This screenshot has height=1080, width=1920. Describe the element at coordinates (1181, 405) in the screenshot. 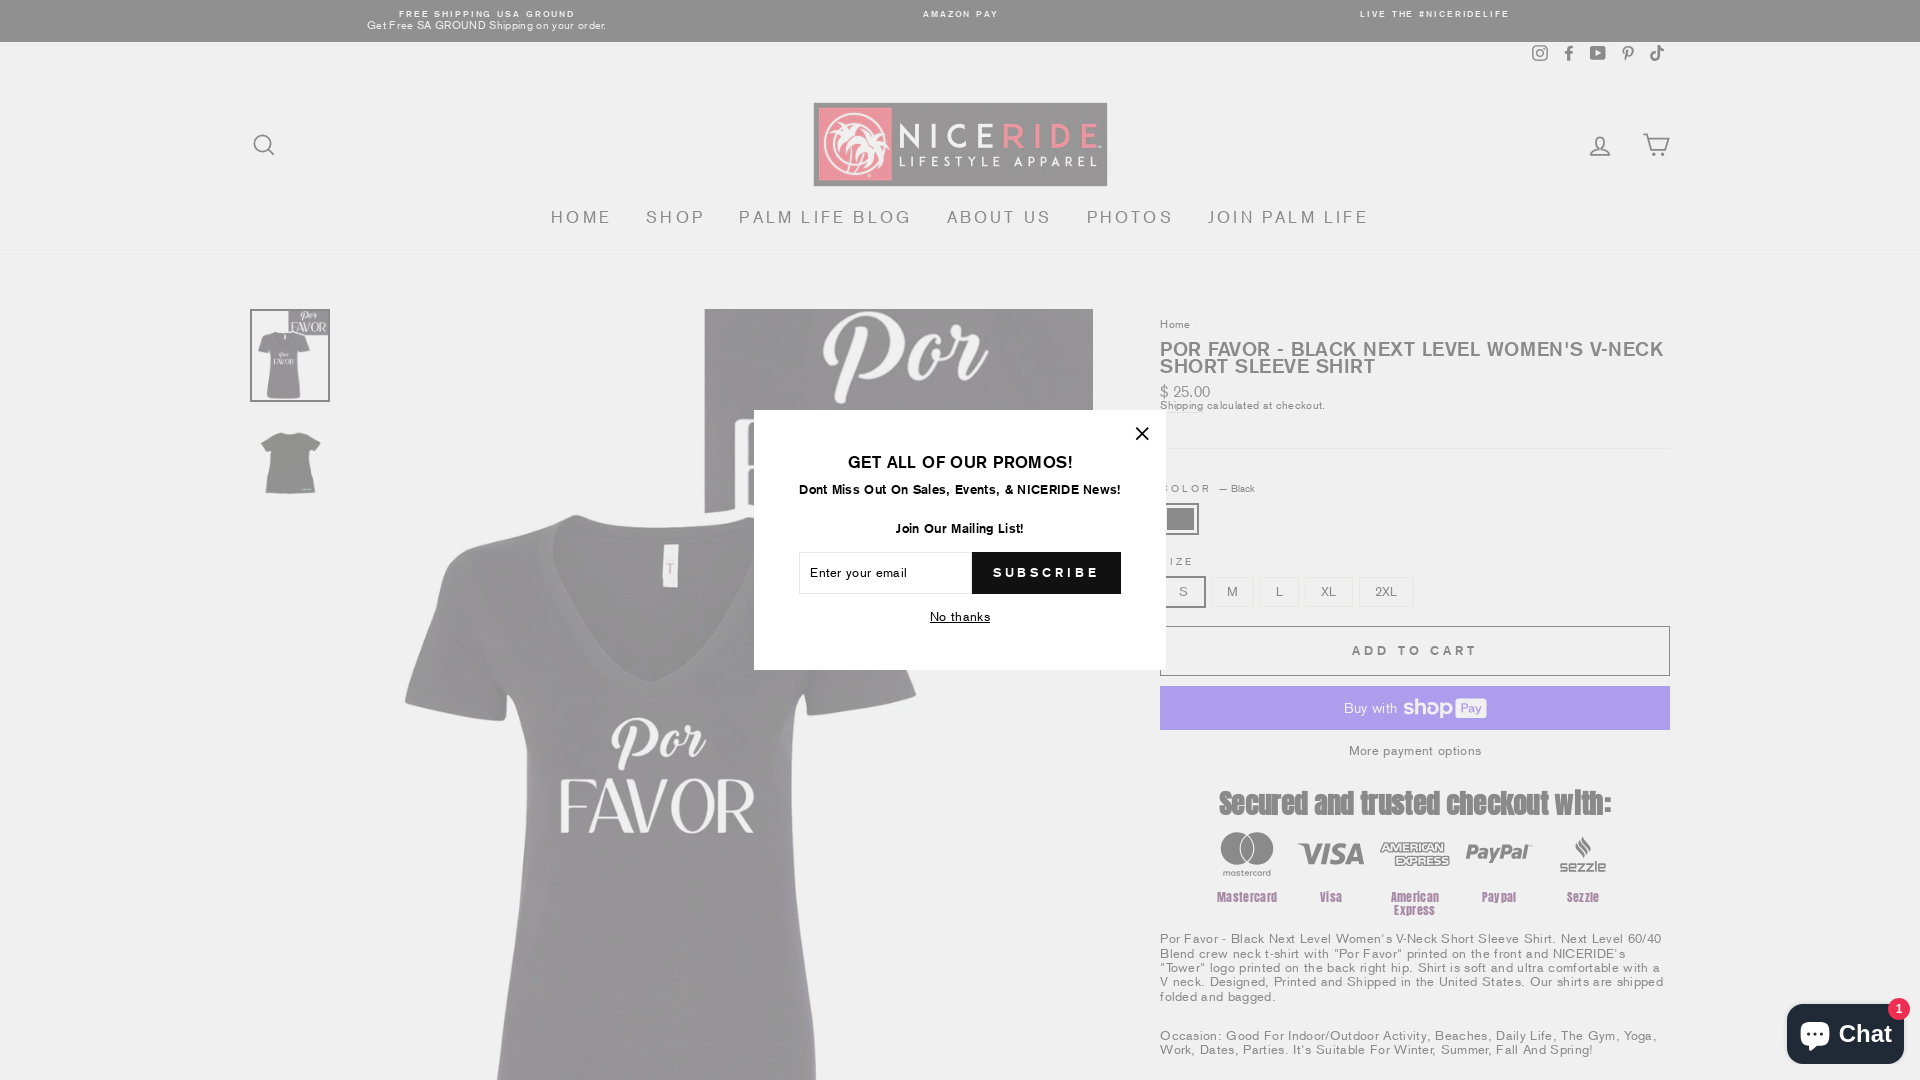

I see `'Shipping'` at that location.